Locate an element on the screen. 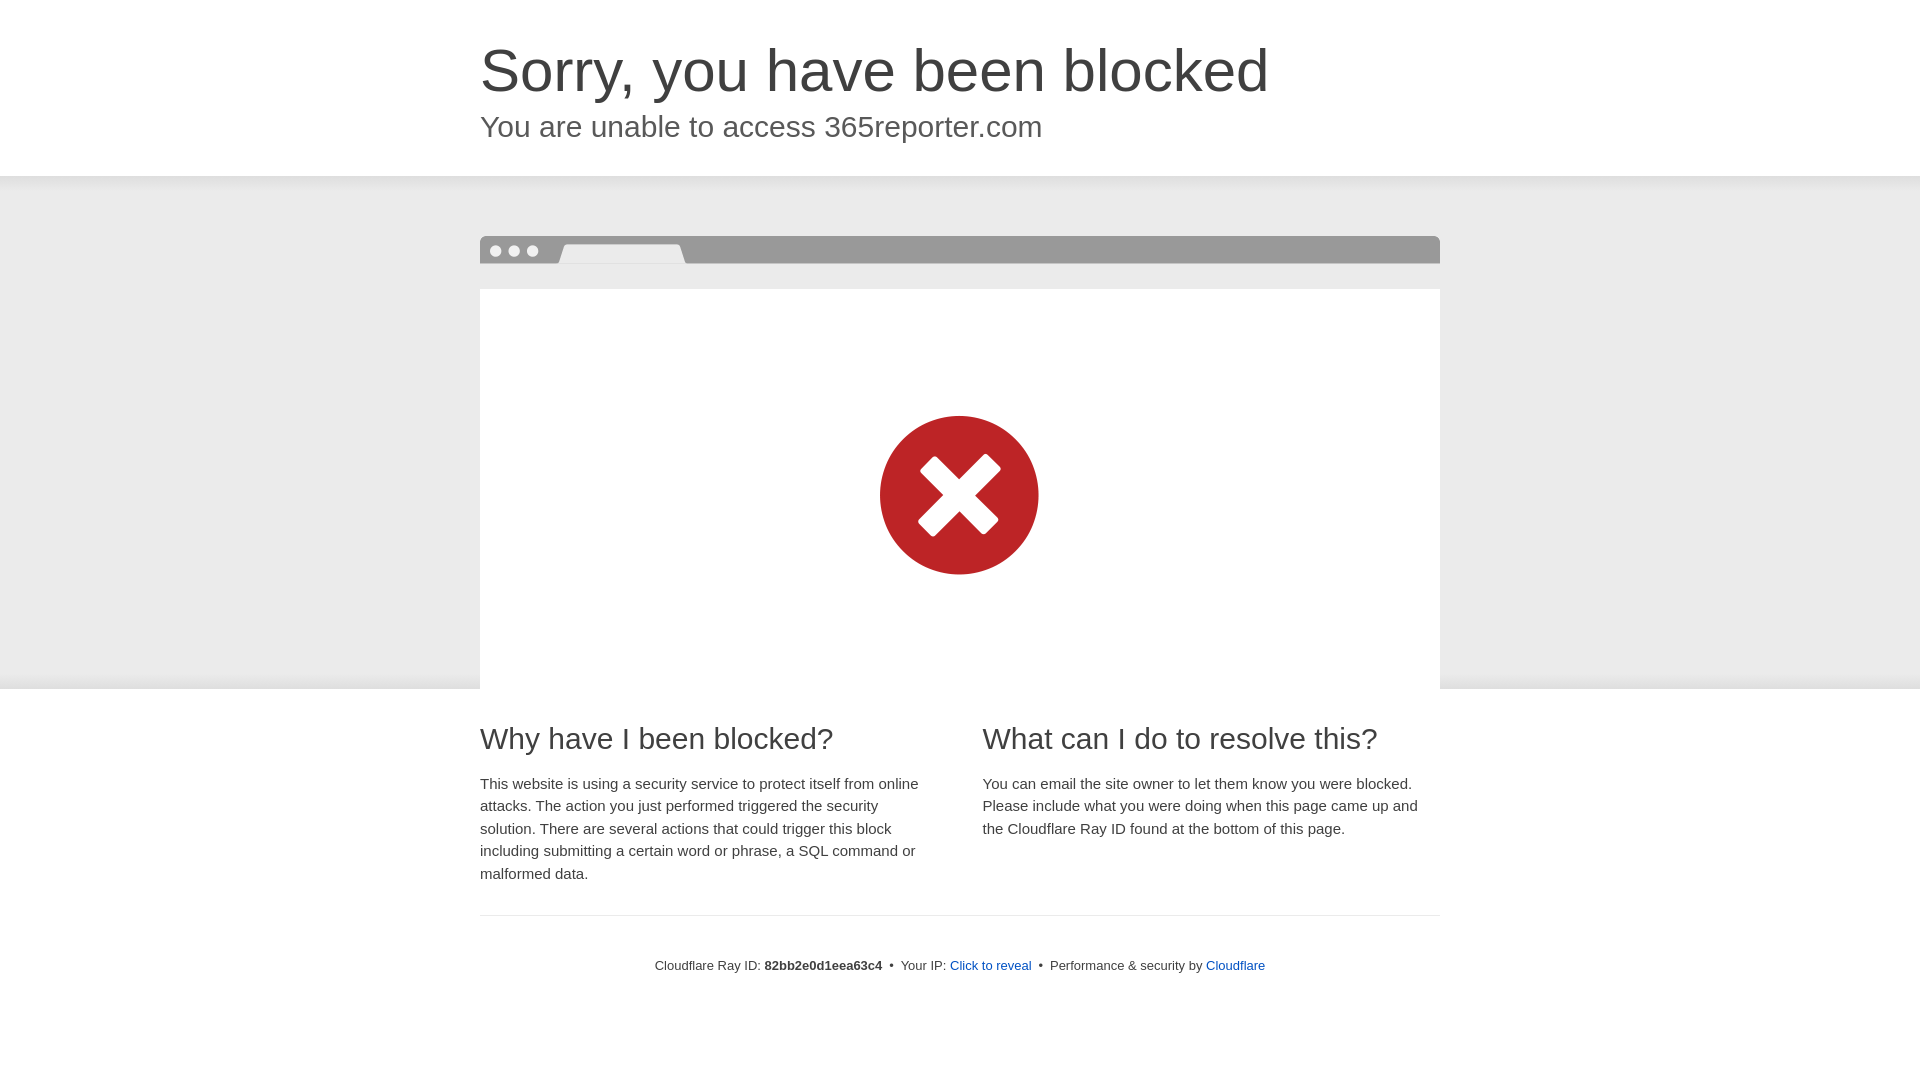 The width and height of the screenshot is (1920, 1080). 'Cloudflare' is located at coordinates (1234, 964).